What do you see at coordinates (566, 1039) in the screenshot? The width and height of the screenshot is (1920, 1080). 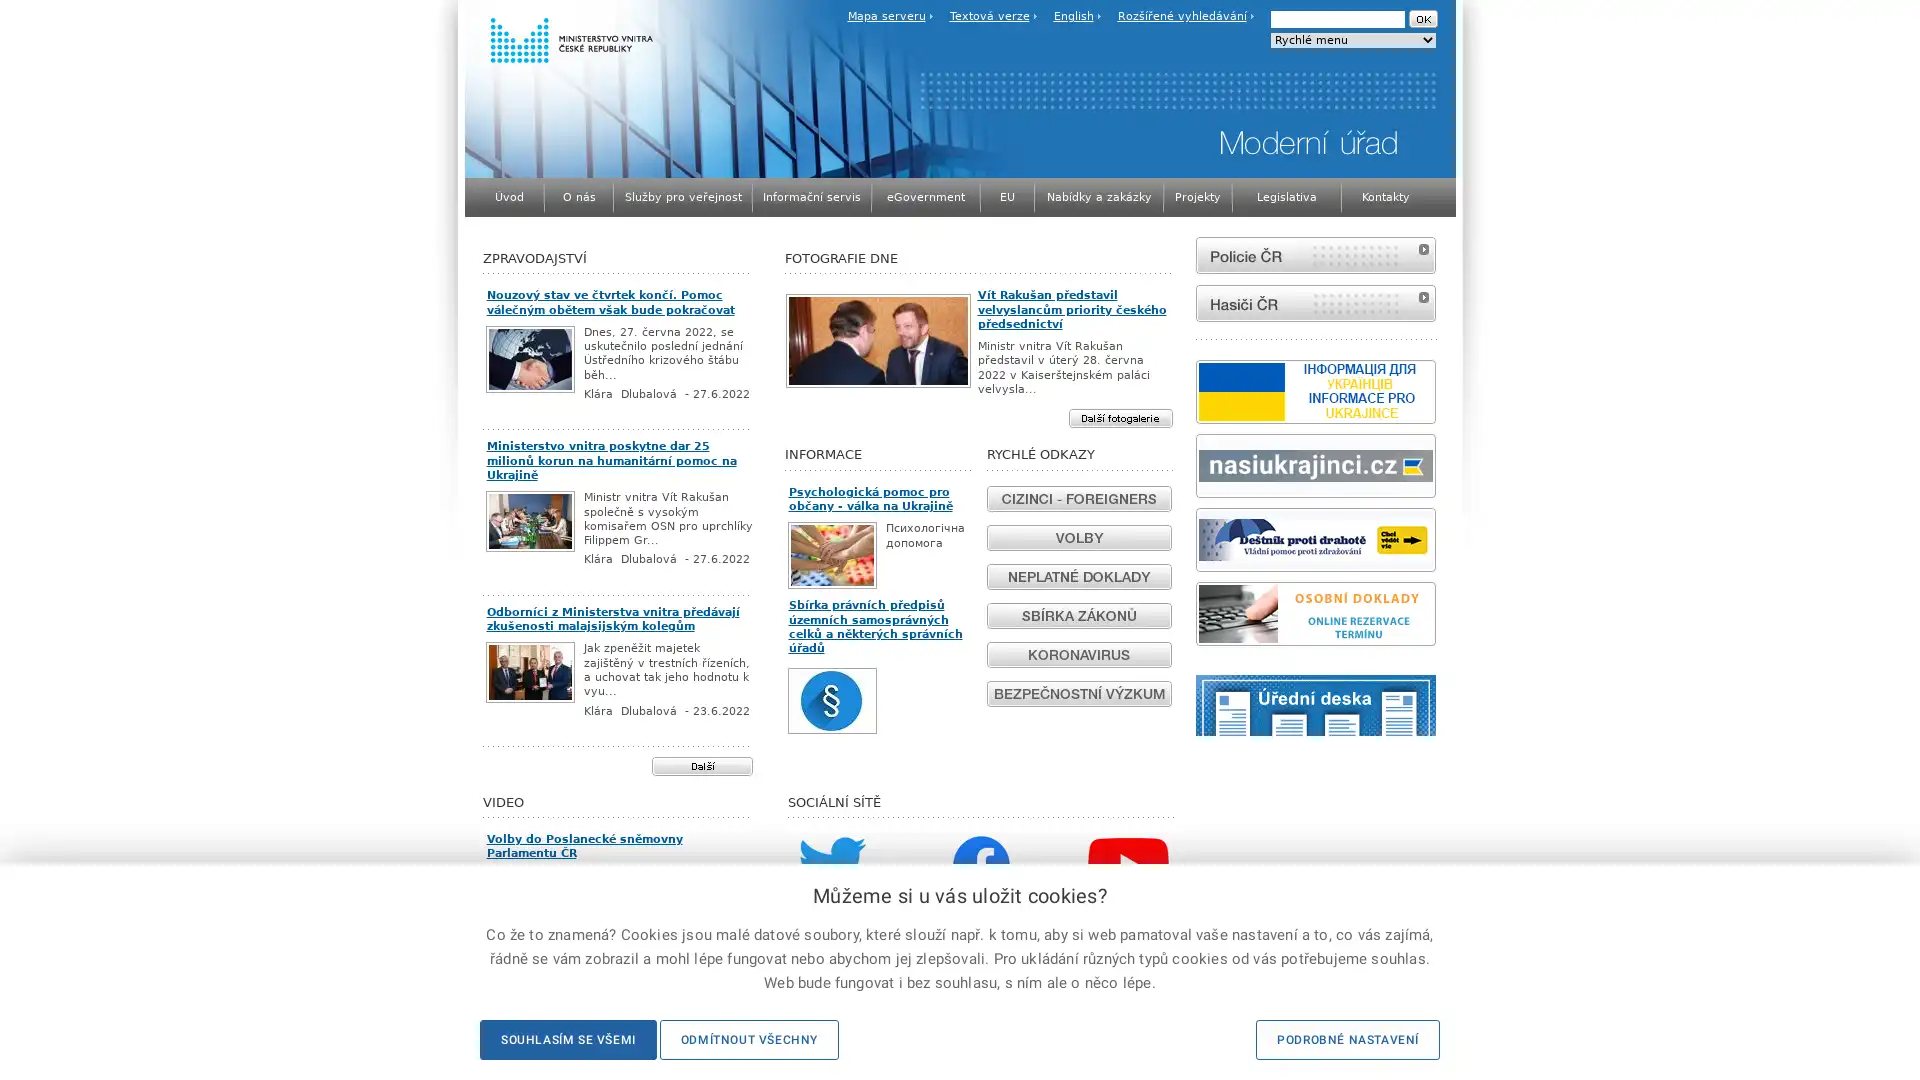 I see `SOUHLASIM SE VSEMI` at bounding box center [566, 1039].